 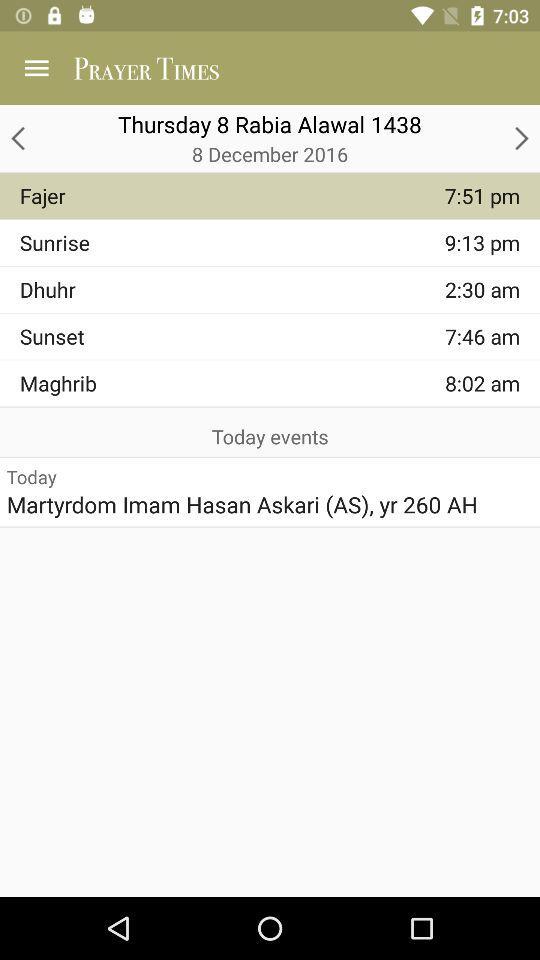 I want to click on the arrow_forward icon, so click(x=520, y=137).